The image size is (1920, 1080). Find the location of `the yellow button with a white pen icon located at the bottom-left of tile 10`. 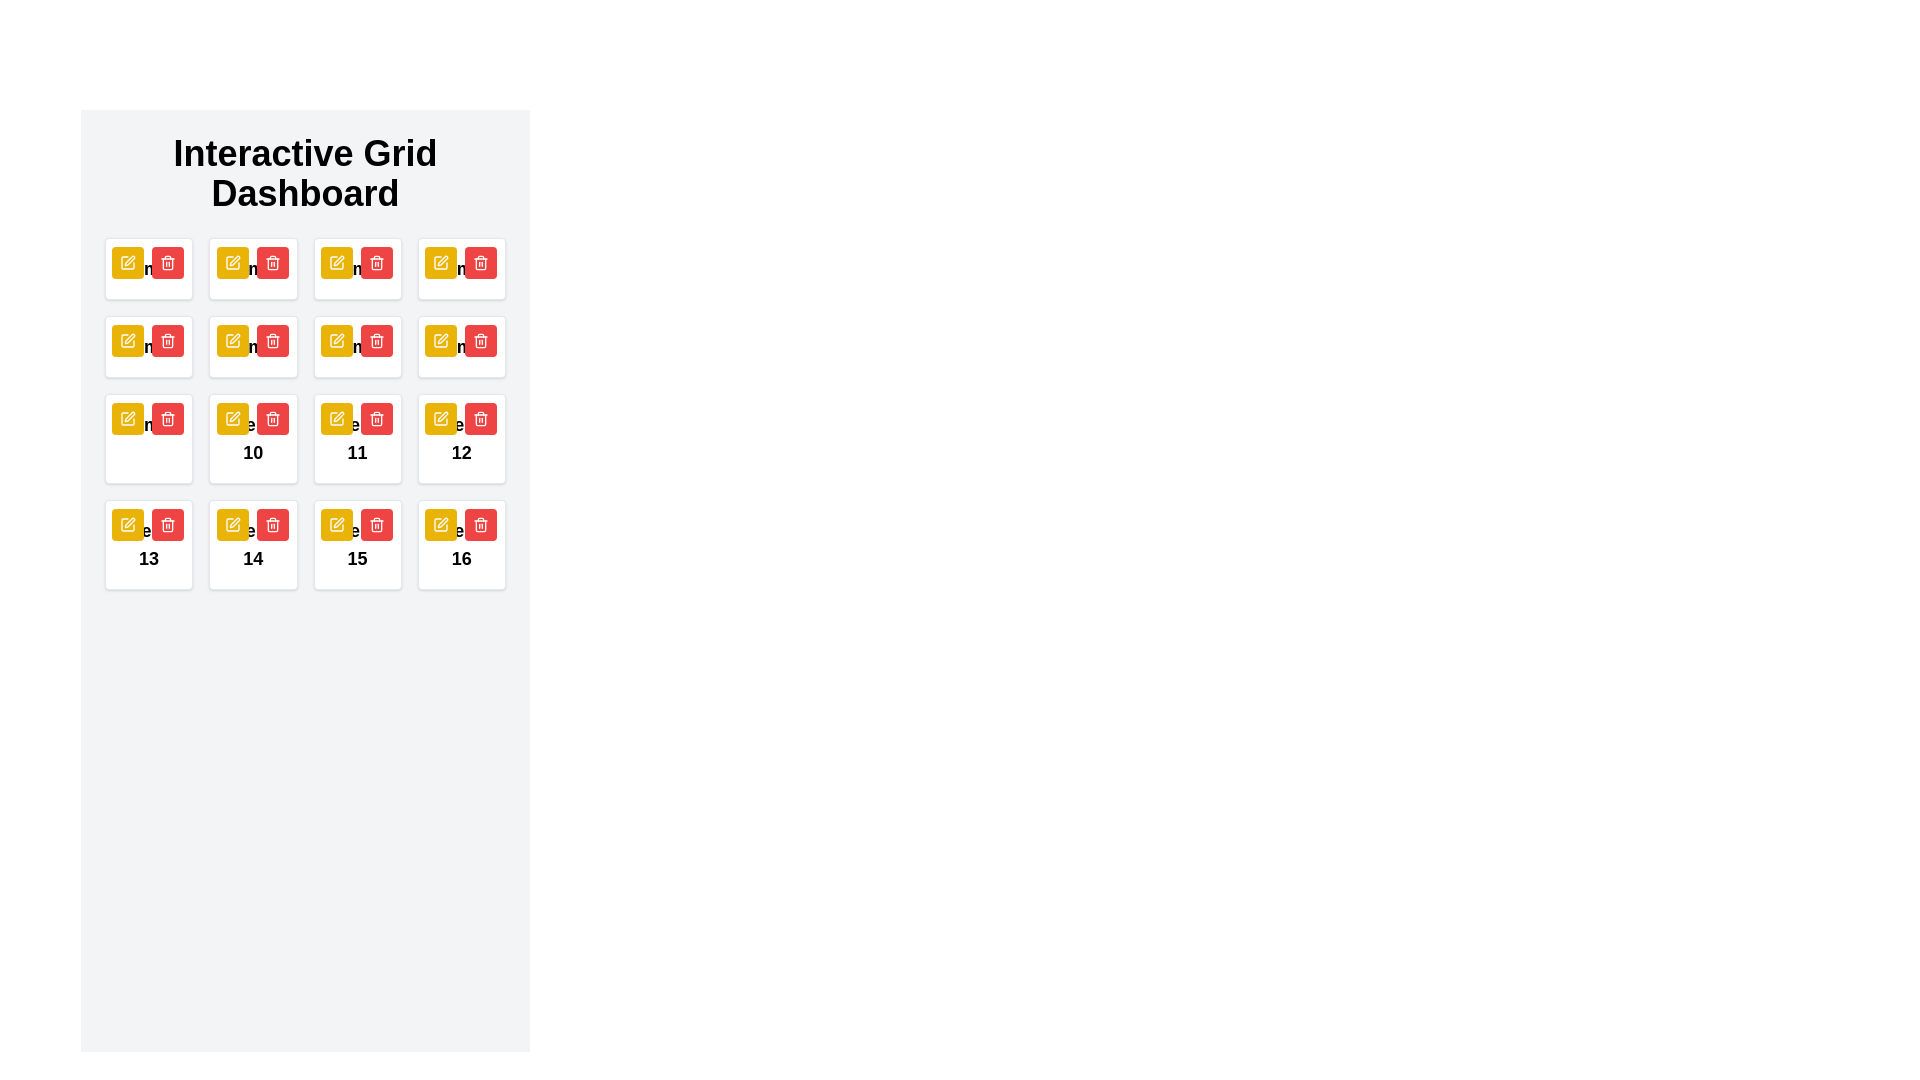

the yellow button with a white pen icon located at the bottom-left of tile 10 is located at coordinates (232, 418).